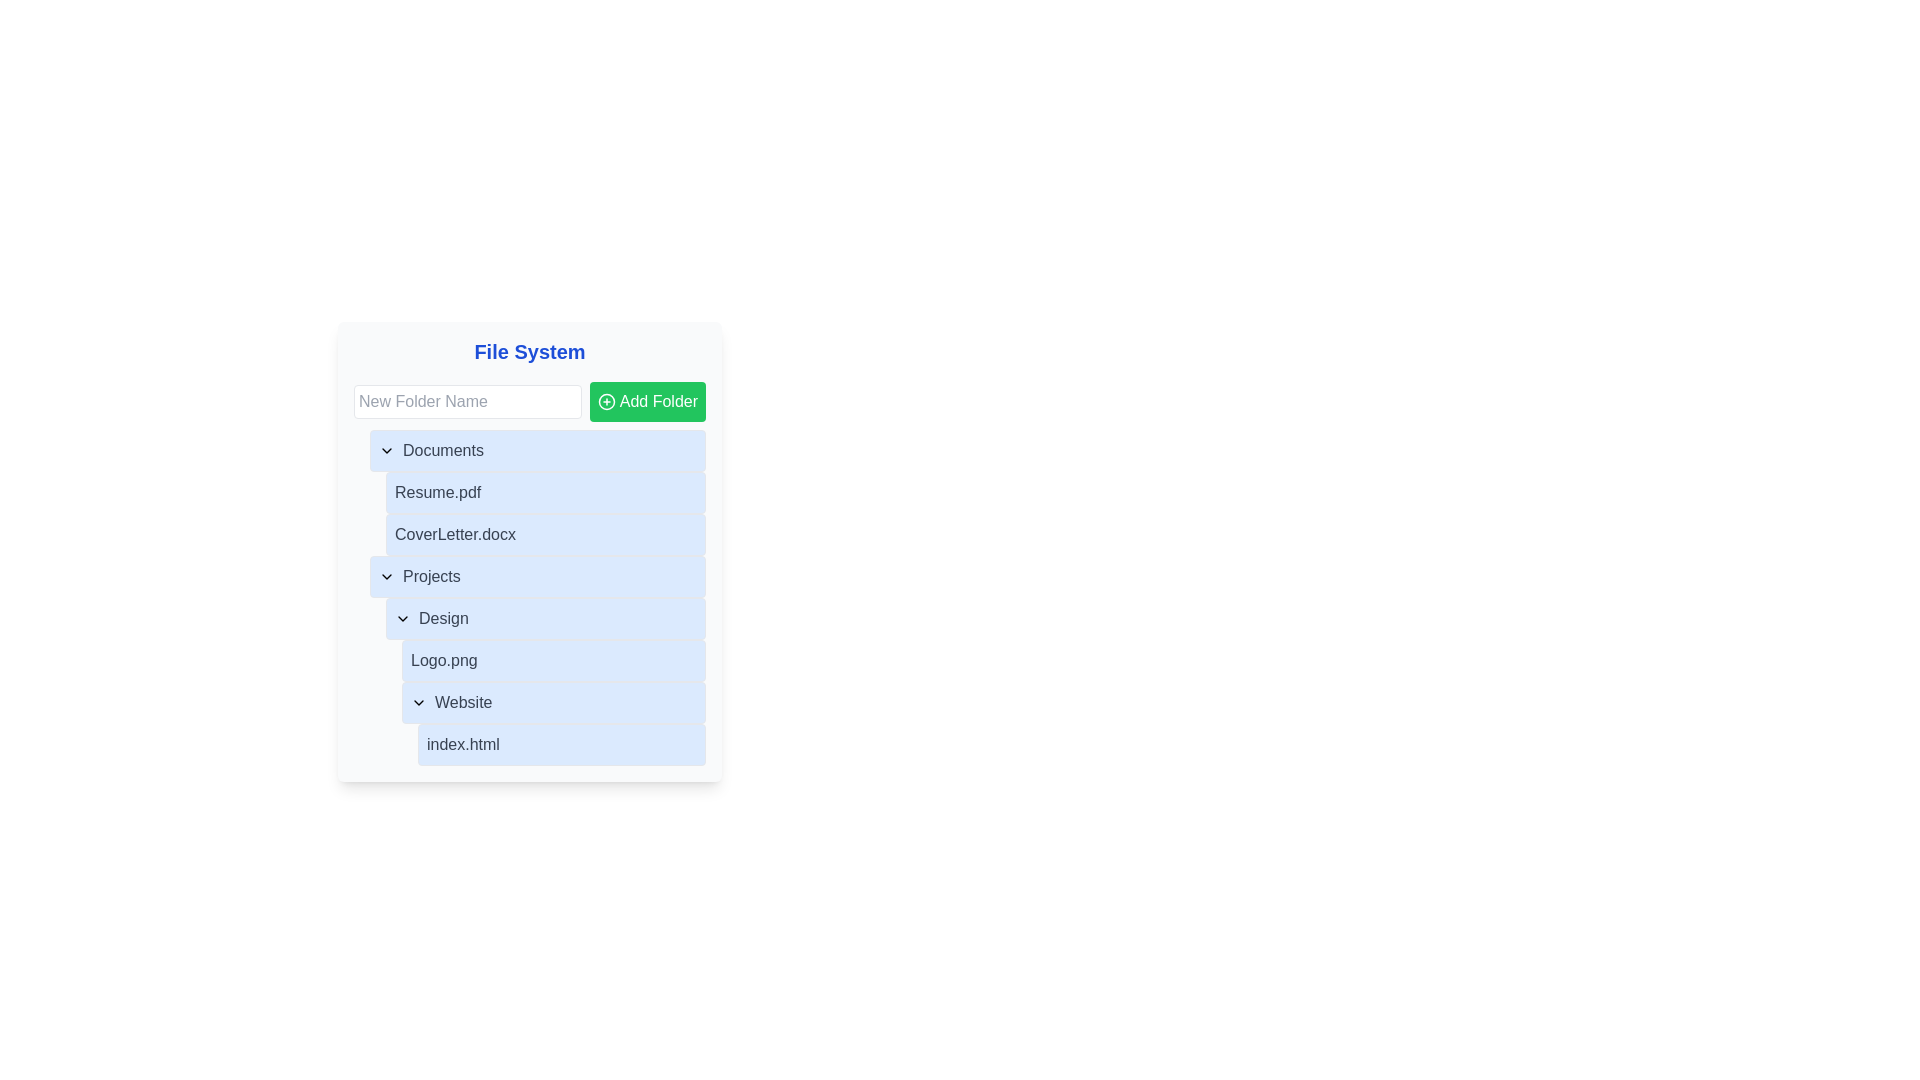  I want to click on the chevron icon next to the 'Documents' label, so click(387, 451).